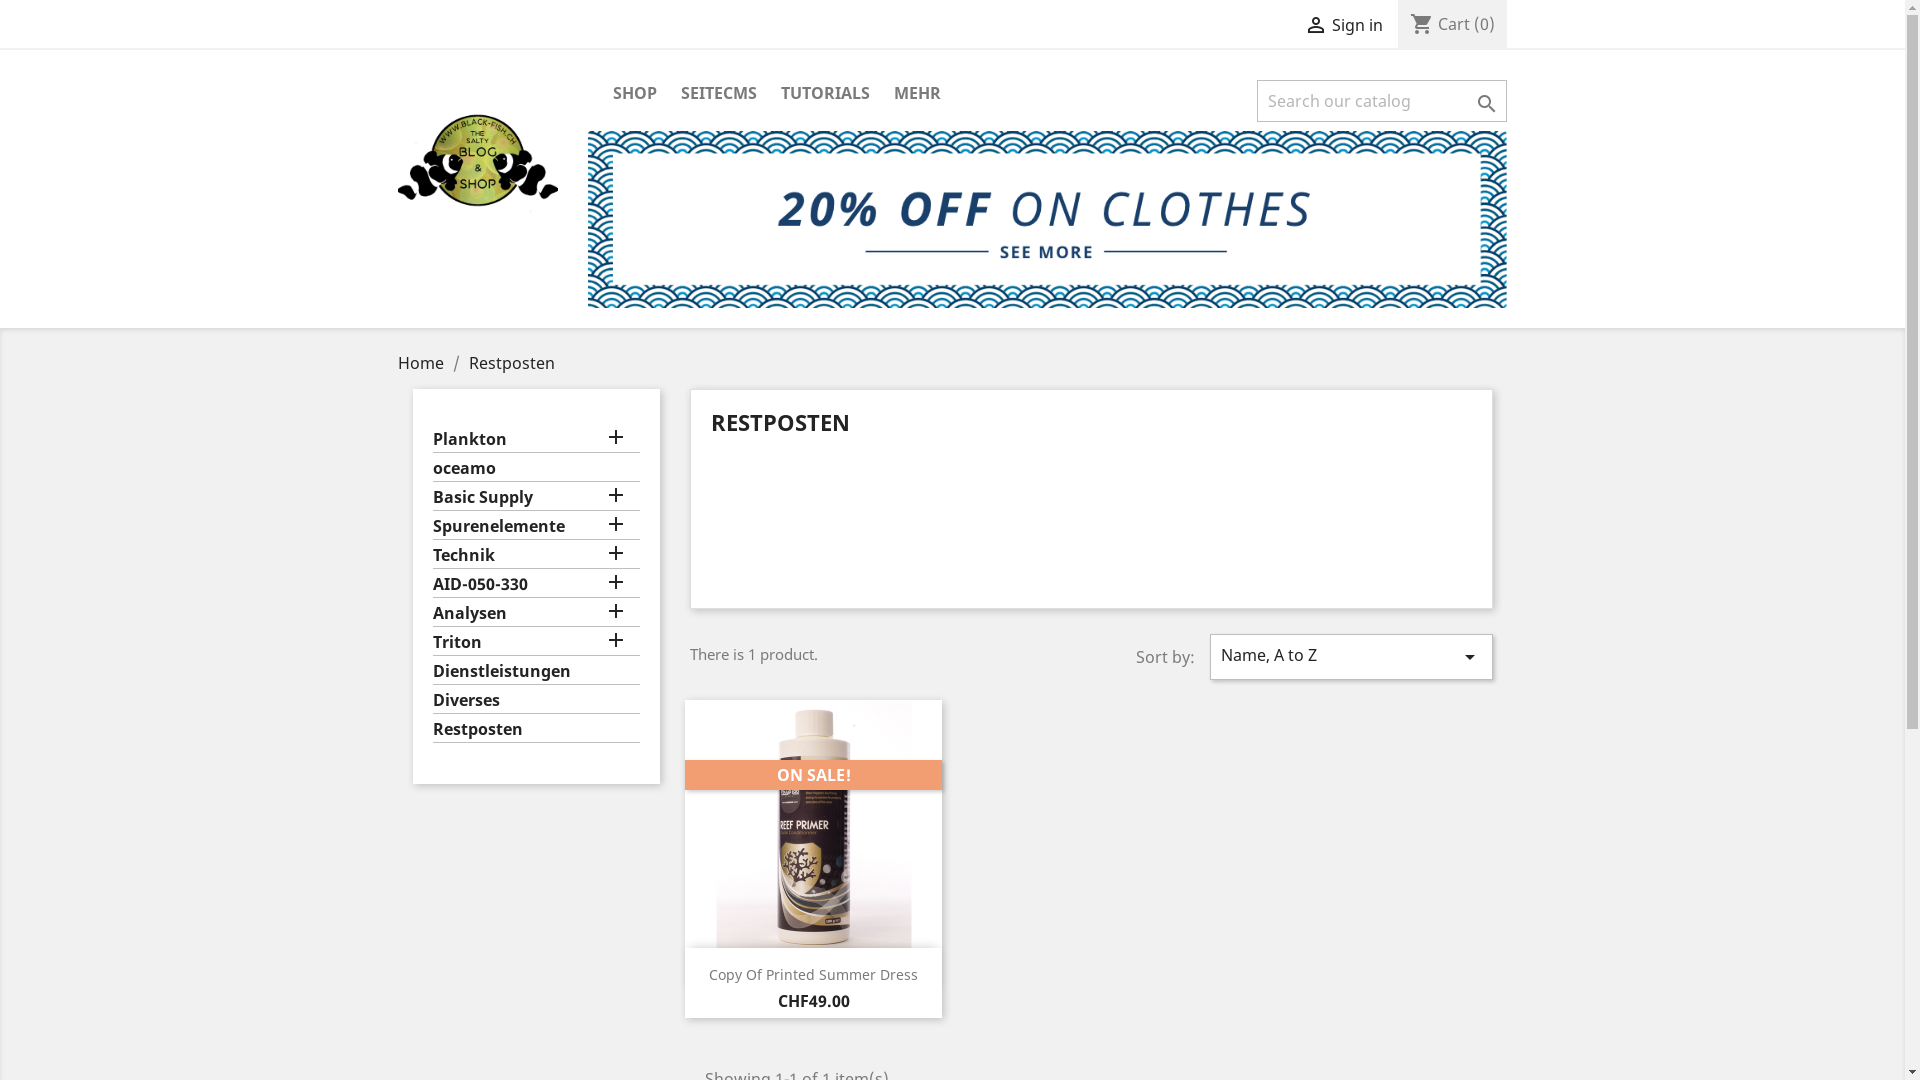  Describe the element at coordinates (536, 613) in the screenshot. I see `'Analysen'` at that location.